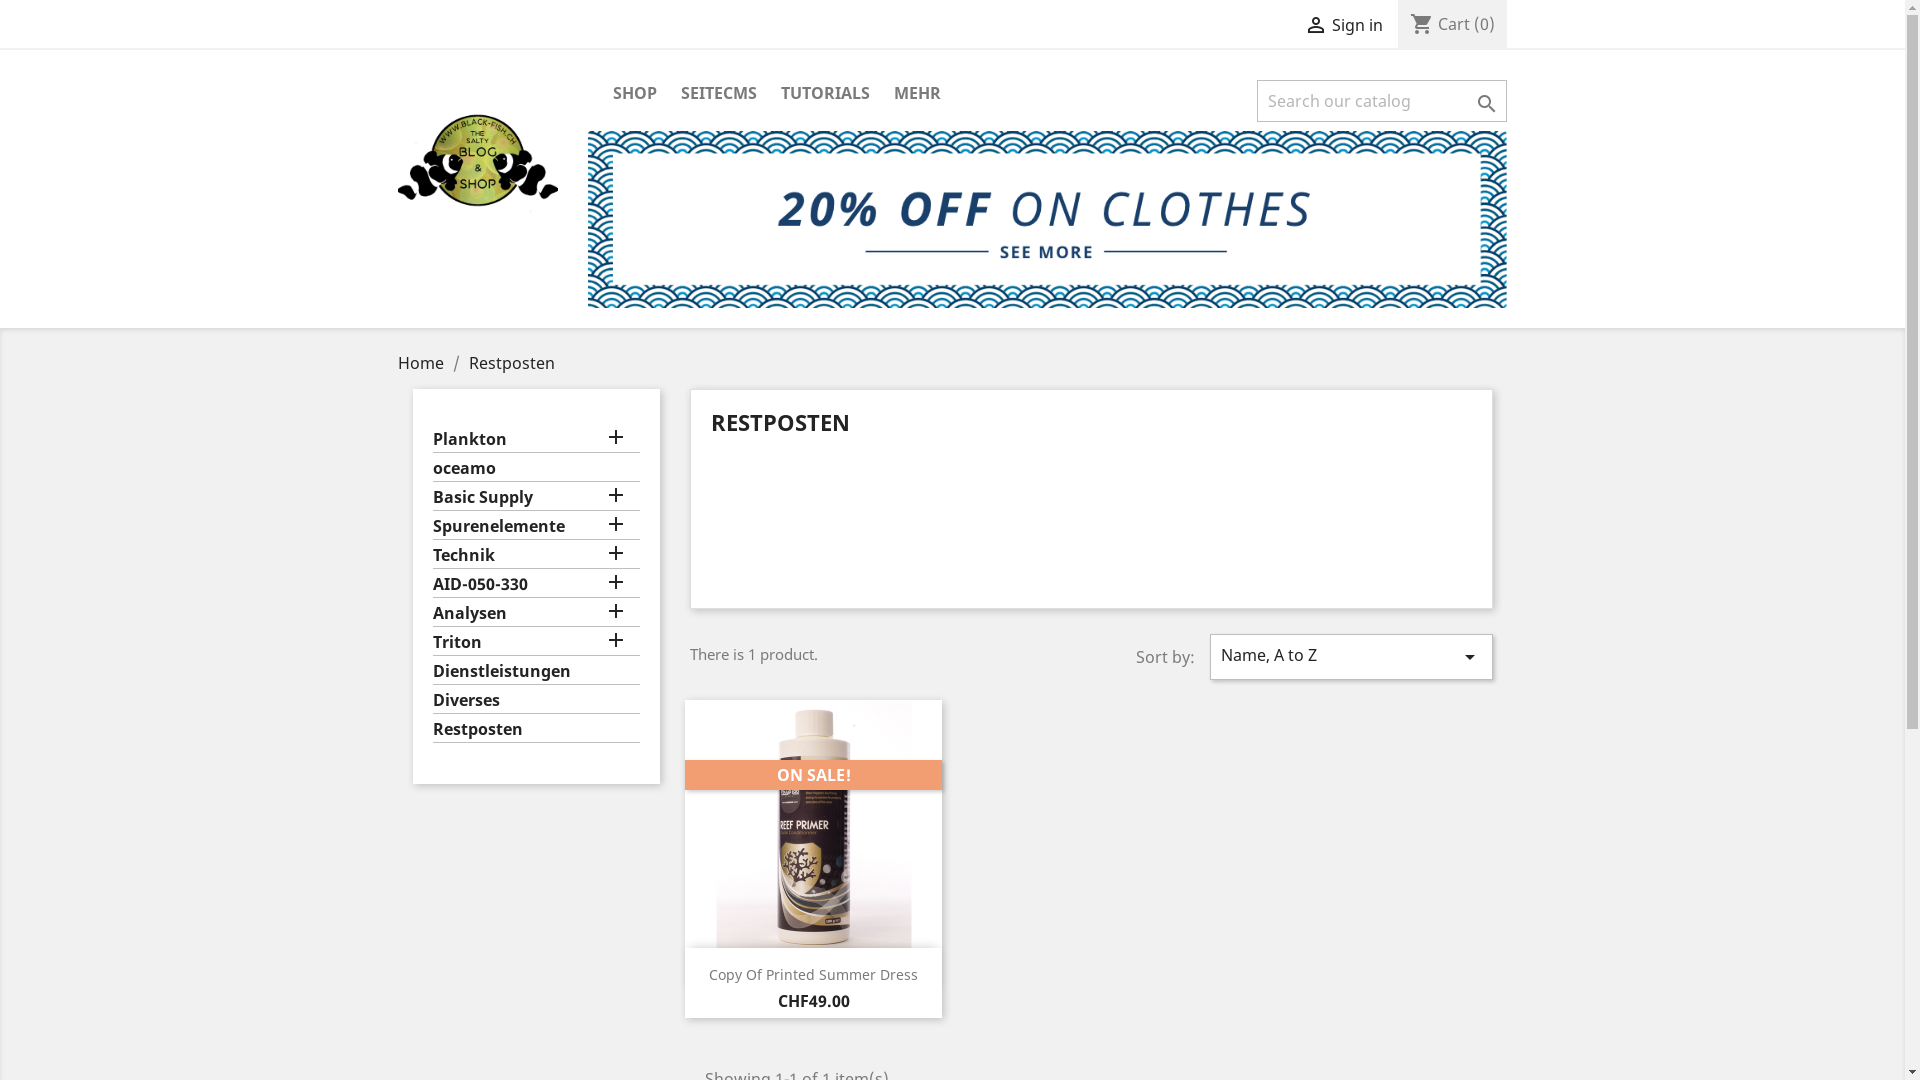  Describe the element at coordinates (536, 613) in the screenshot. I see `'Analysen'` at that location.